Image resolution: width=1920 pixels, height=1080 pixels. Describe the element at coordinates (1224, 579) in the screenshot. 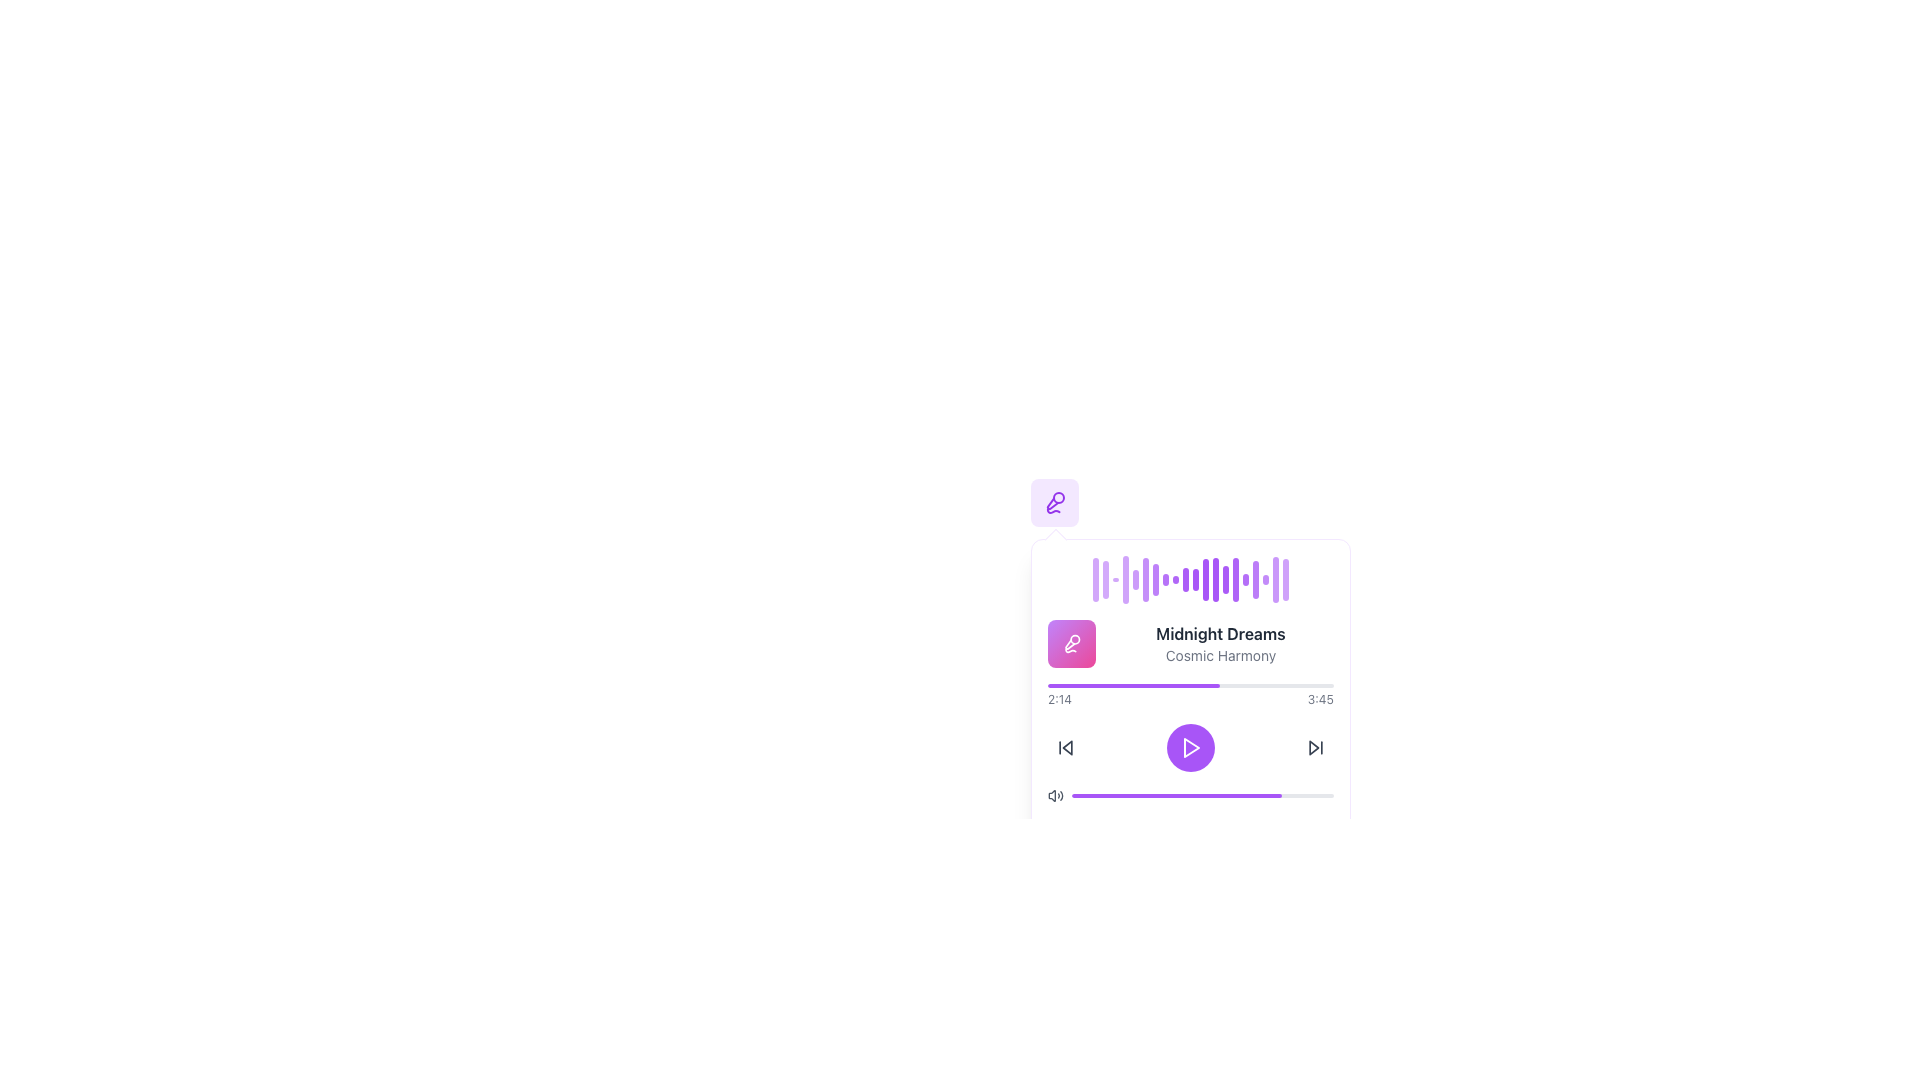

I see `the 14th purple waveform bar, which is part of a group of 20 bars representing a visual audio waveform in a media player interface` at that location.